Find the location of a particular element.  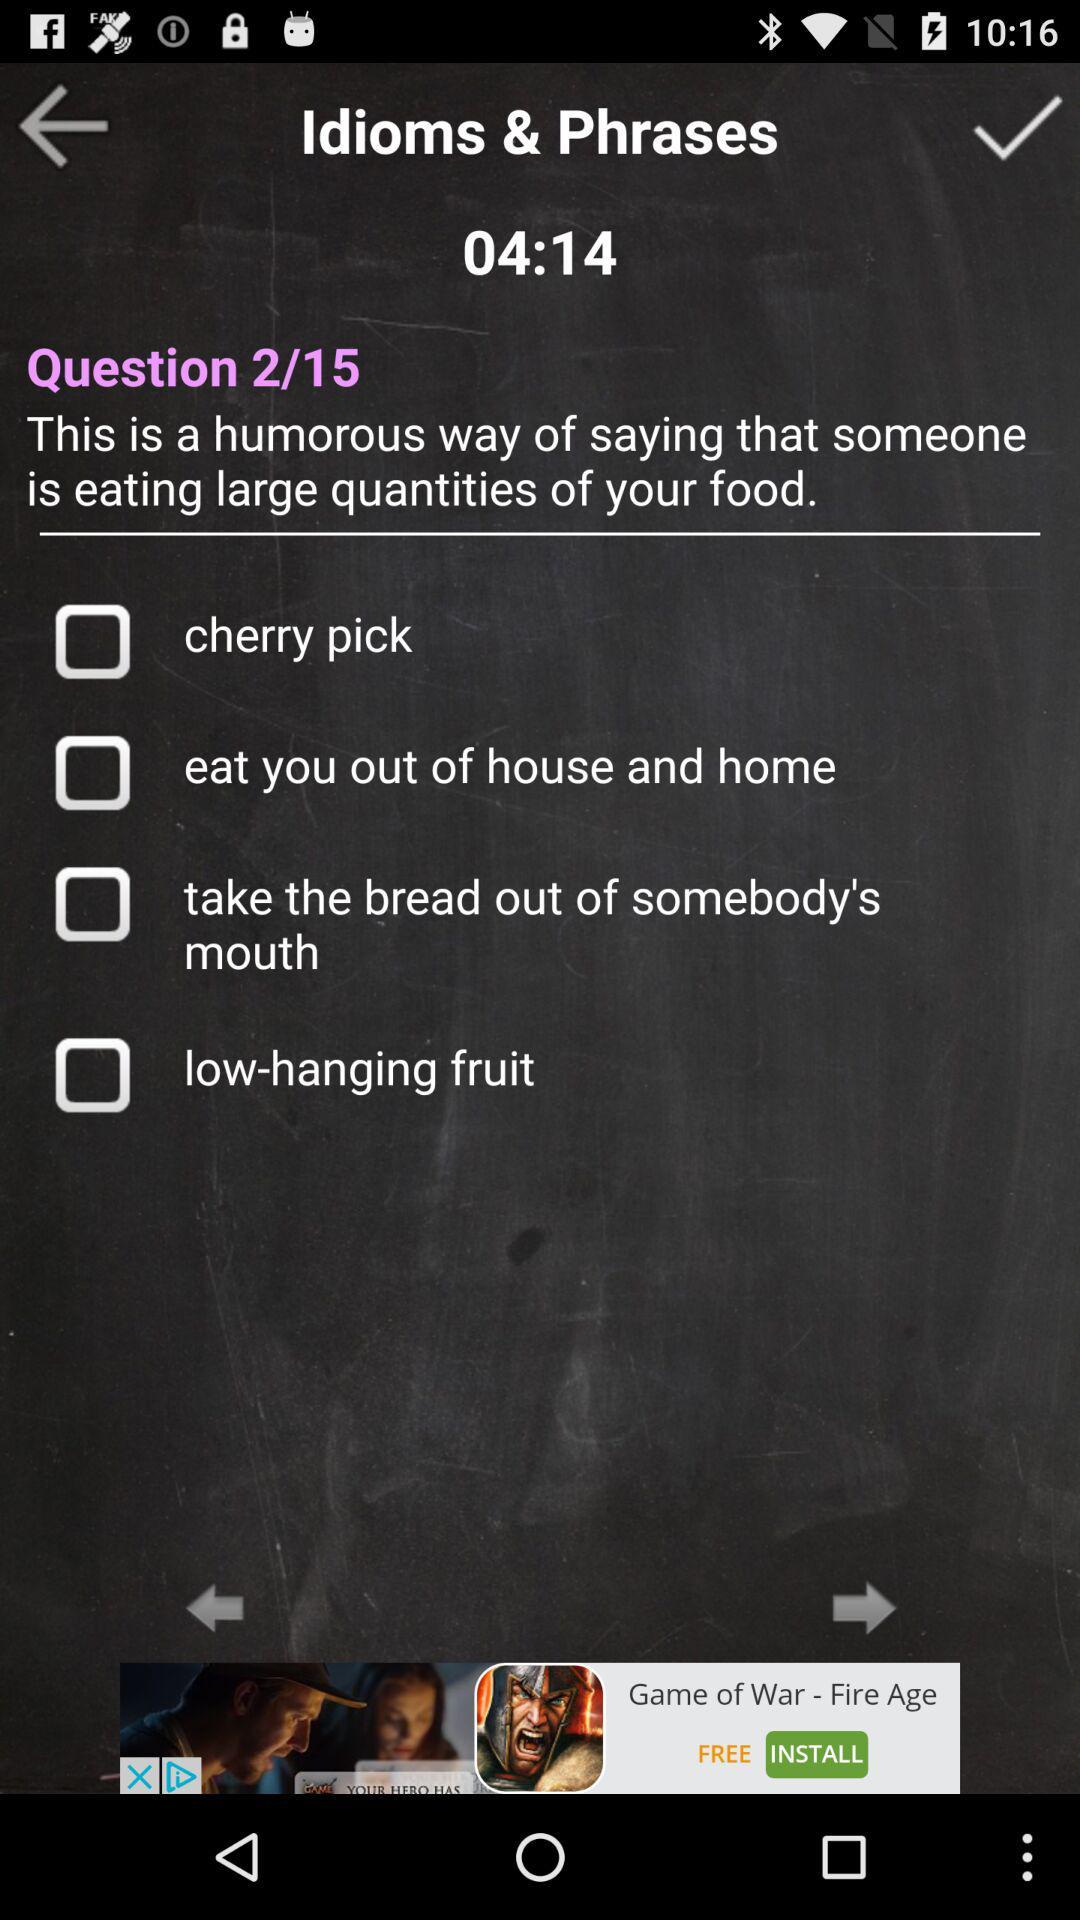

a link to an advertisement is located at coordinates (540, 1727).